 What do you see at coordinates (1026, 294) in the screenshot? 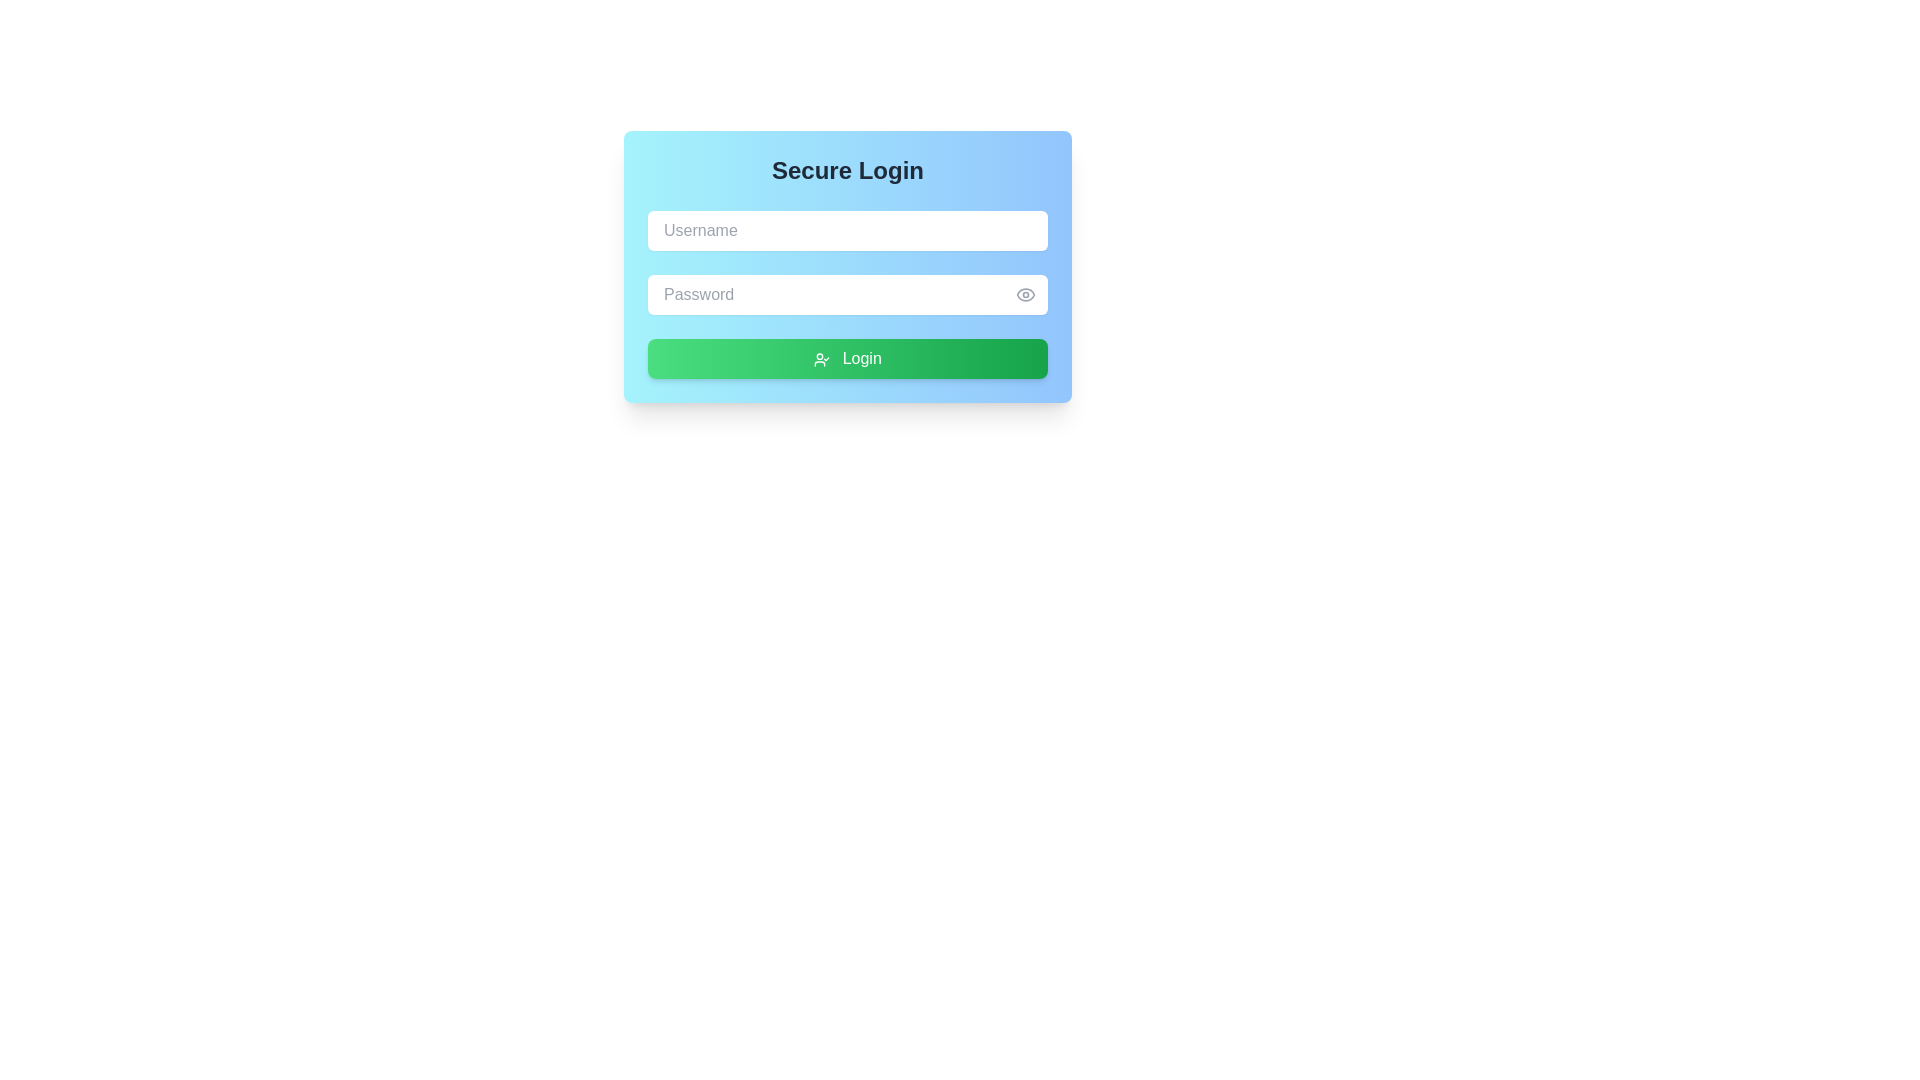
I see `the visibility toggle button located at the right end of the password input field to observe potential hover effects` at bounding box center [1026, 294].